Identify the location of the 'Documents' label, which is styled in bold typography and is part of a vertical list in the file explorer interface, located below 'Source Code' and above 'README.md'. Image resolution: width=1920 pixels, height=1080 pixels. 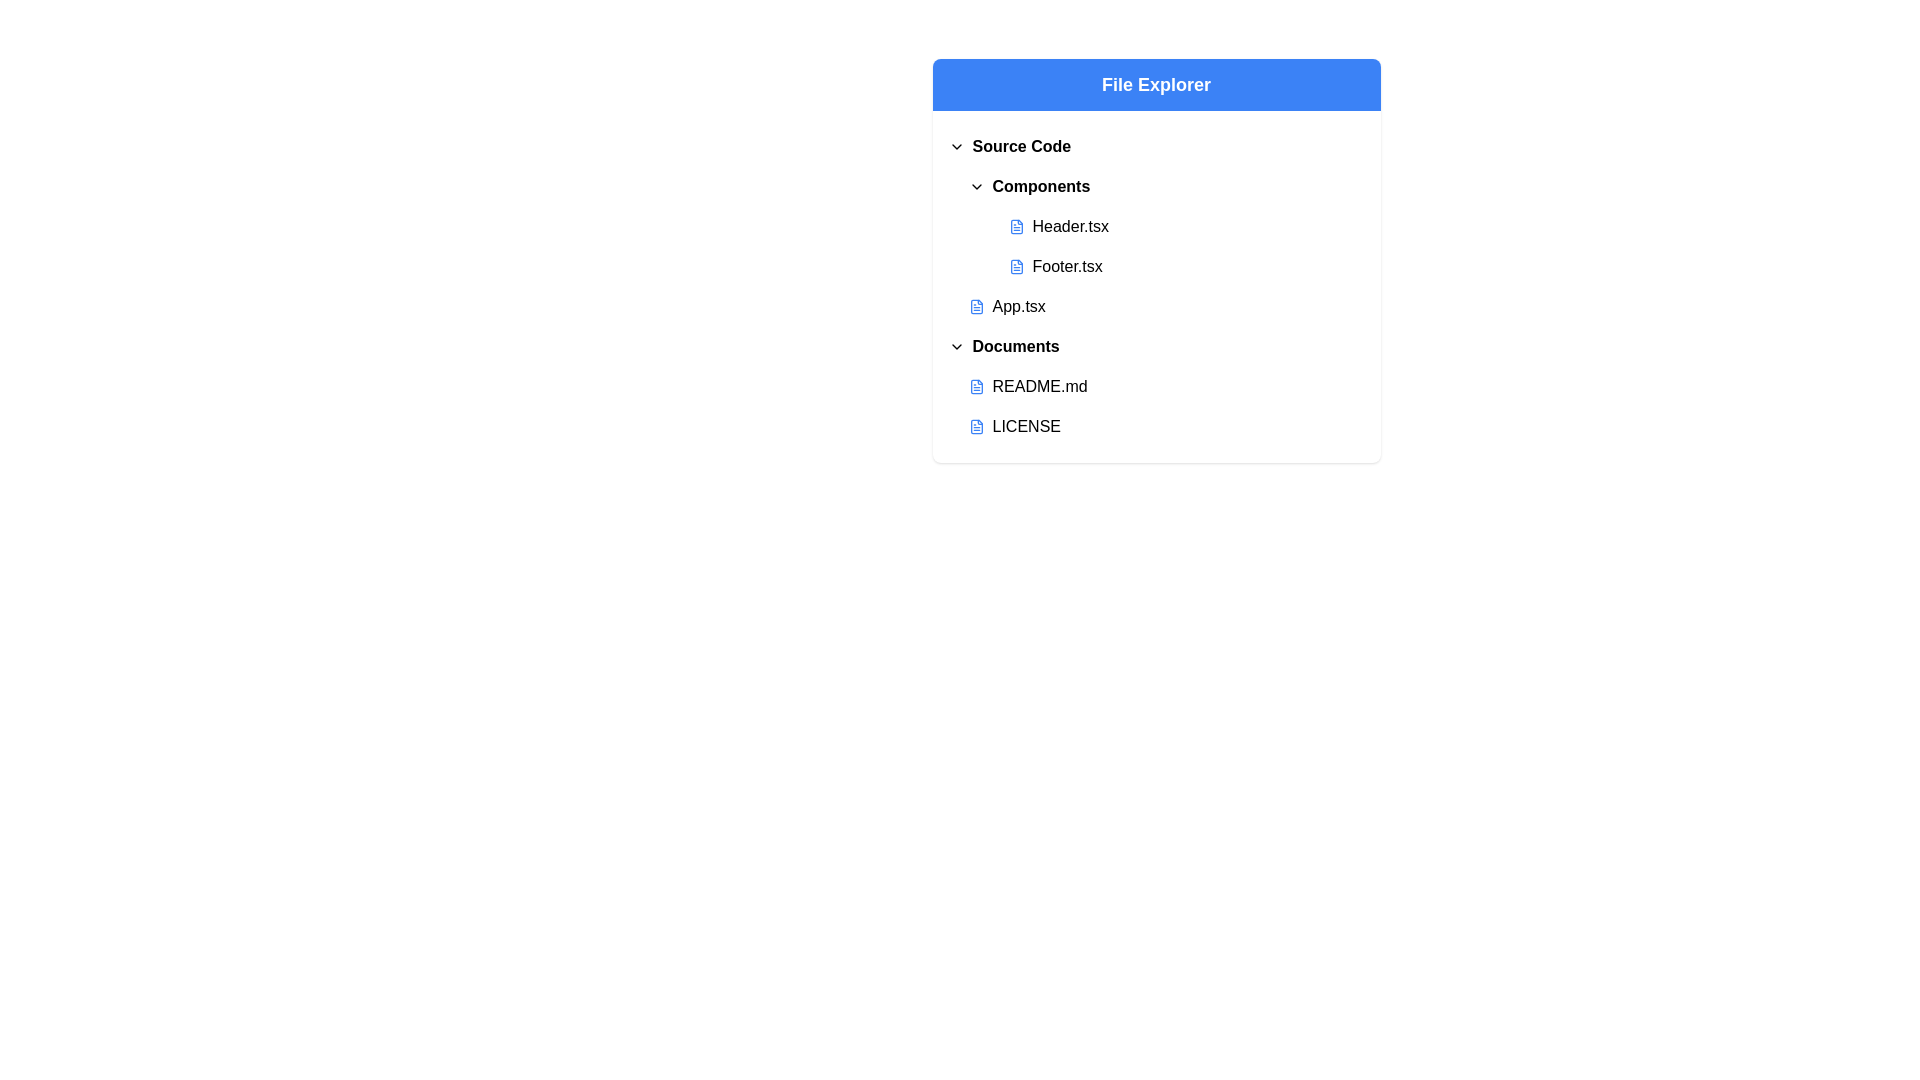
(1016, 346).